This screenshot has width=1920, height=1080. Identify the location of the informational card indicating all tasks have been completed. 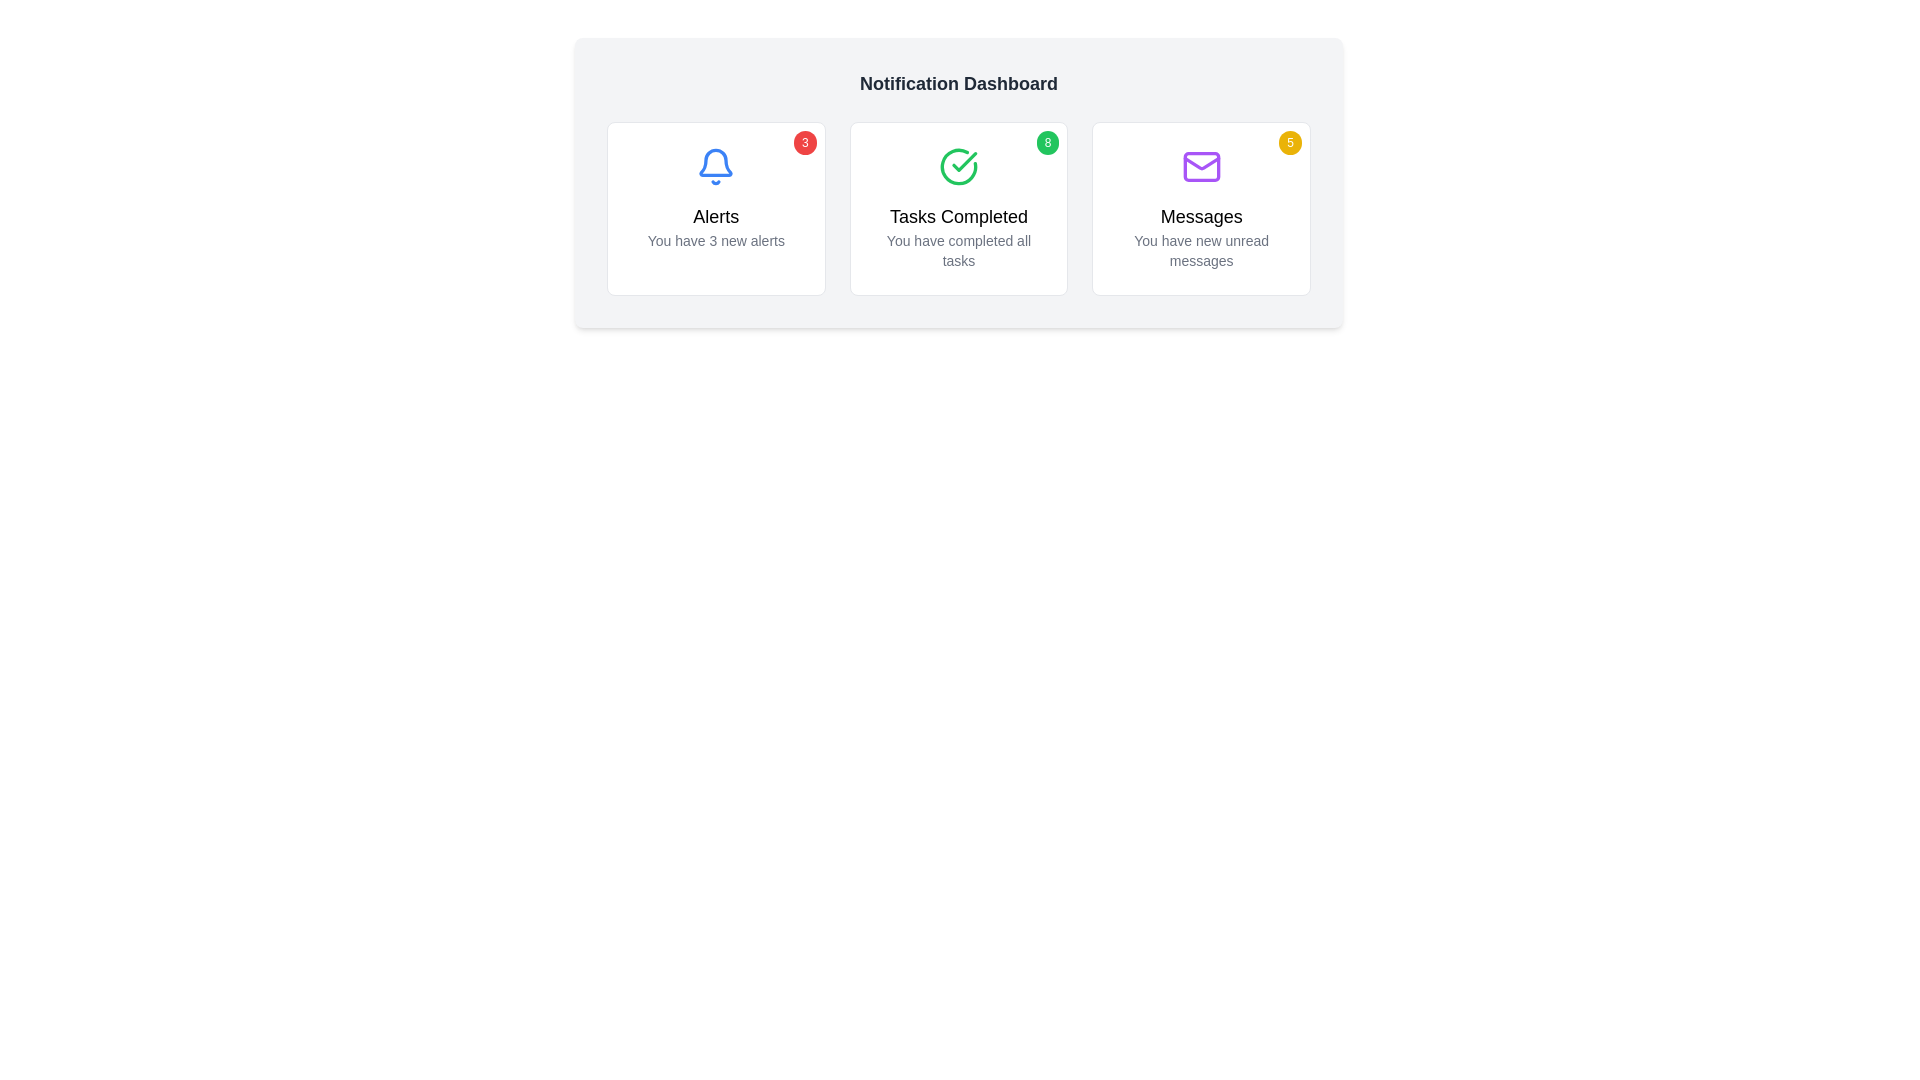
(958, 208).